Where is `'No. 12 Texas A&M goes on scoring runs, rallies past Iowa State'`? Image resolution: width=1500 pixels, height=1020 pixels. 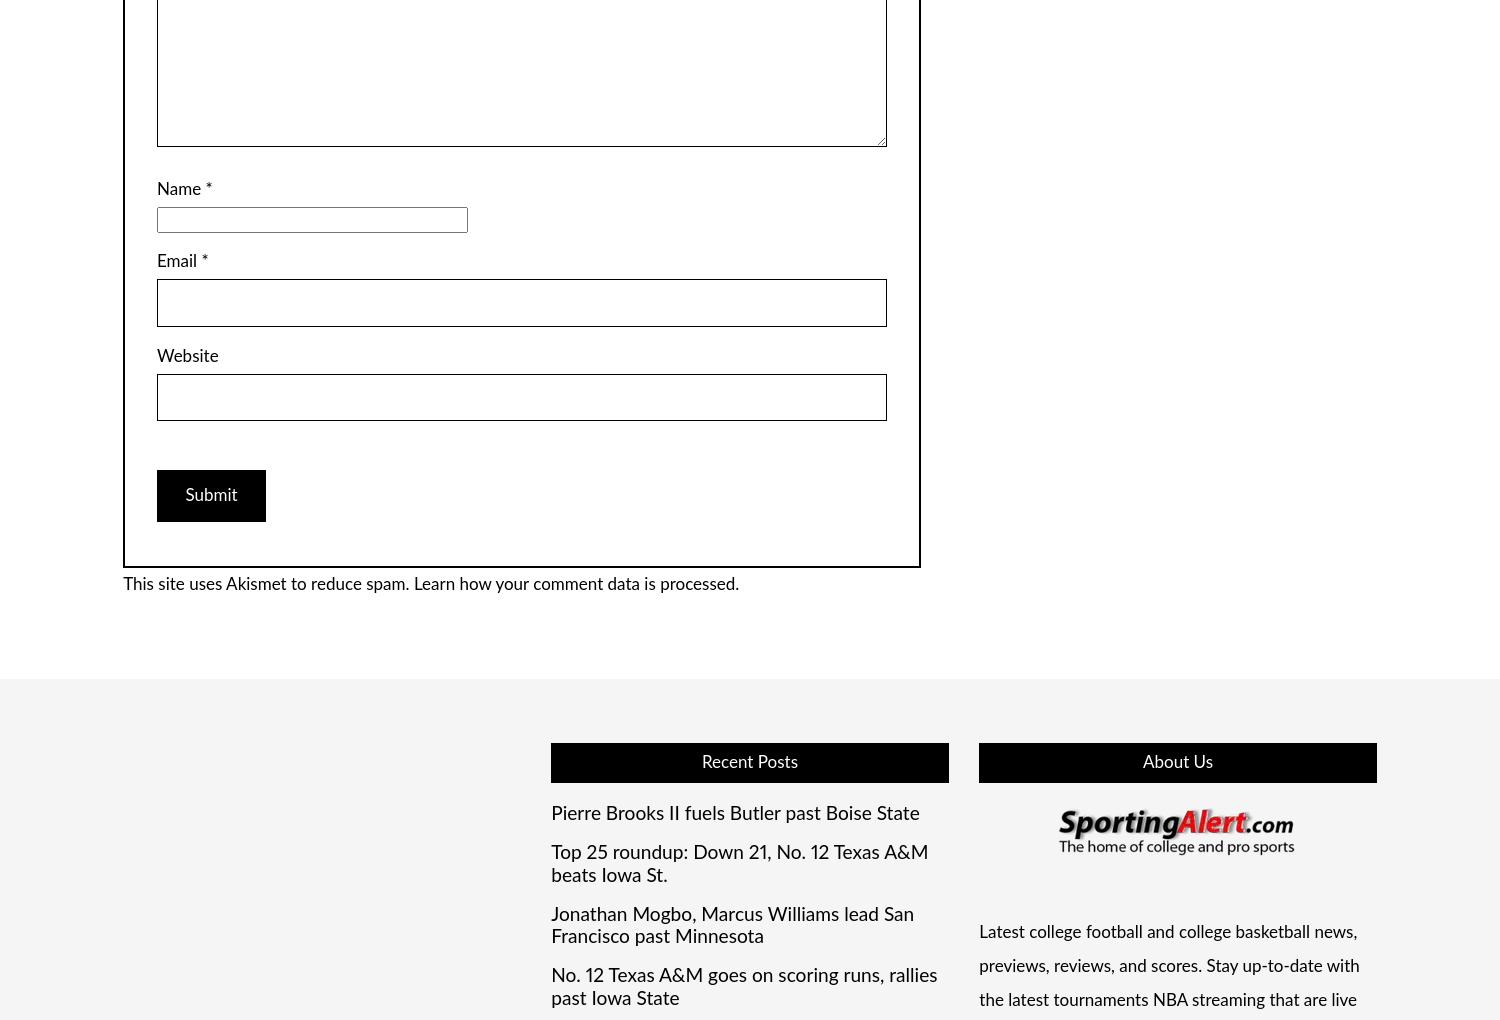
'No. 12 Texas A&M goes on scoring runs, rallies past Iowa State' is located at coordinates (743, 987).